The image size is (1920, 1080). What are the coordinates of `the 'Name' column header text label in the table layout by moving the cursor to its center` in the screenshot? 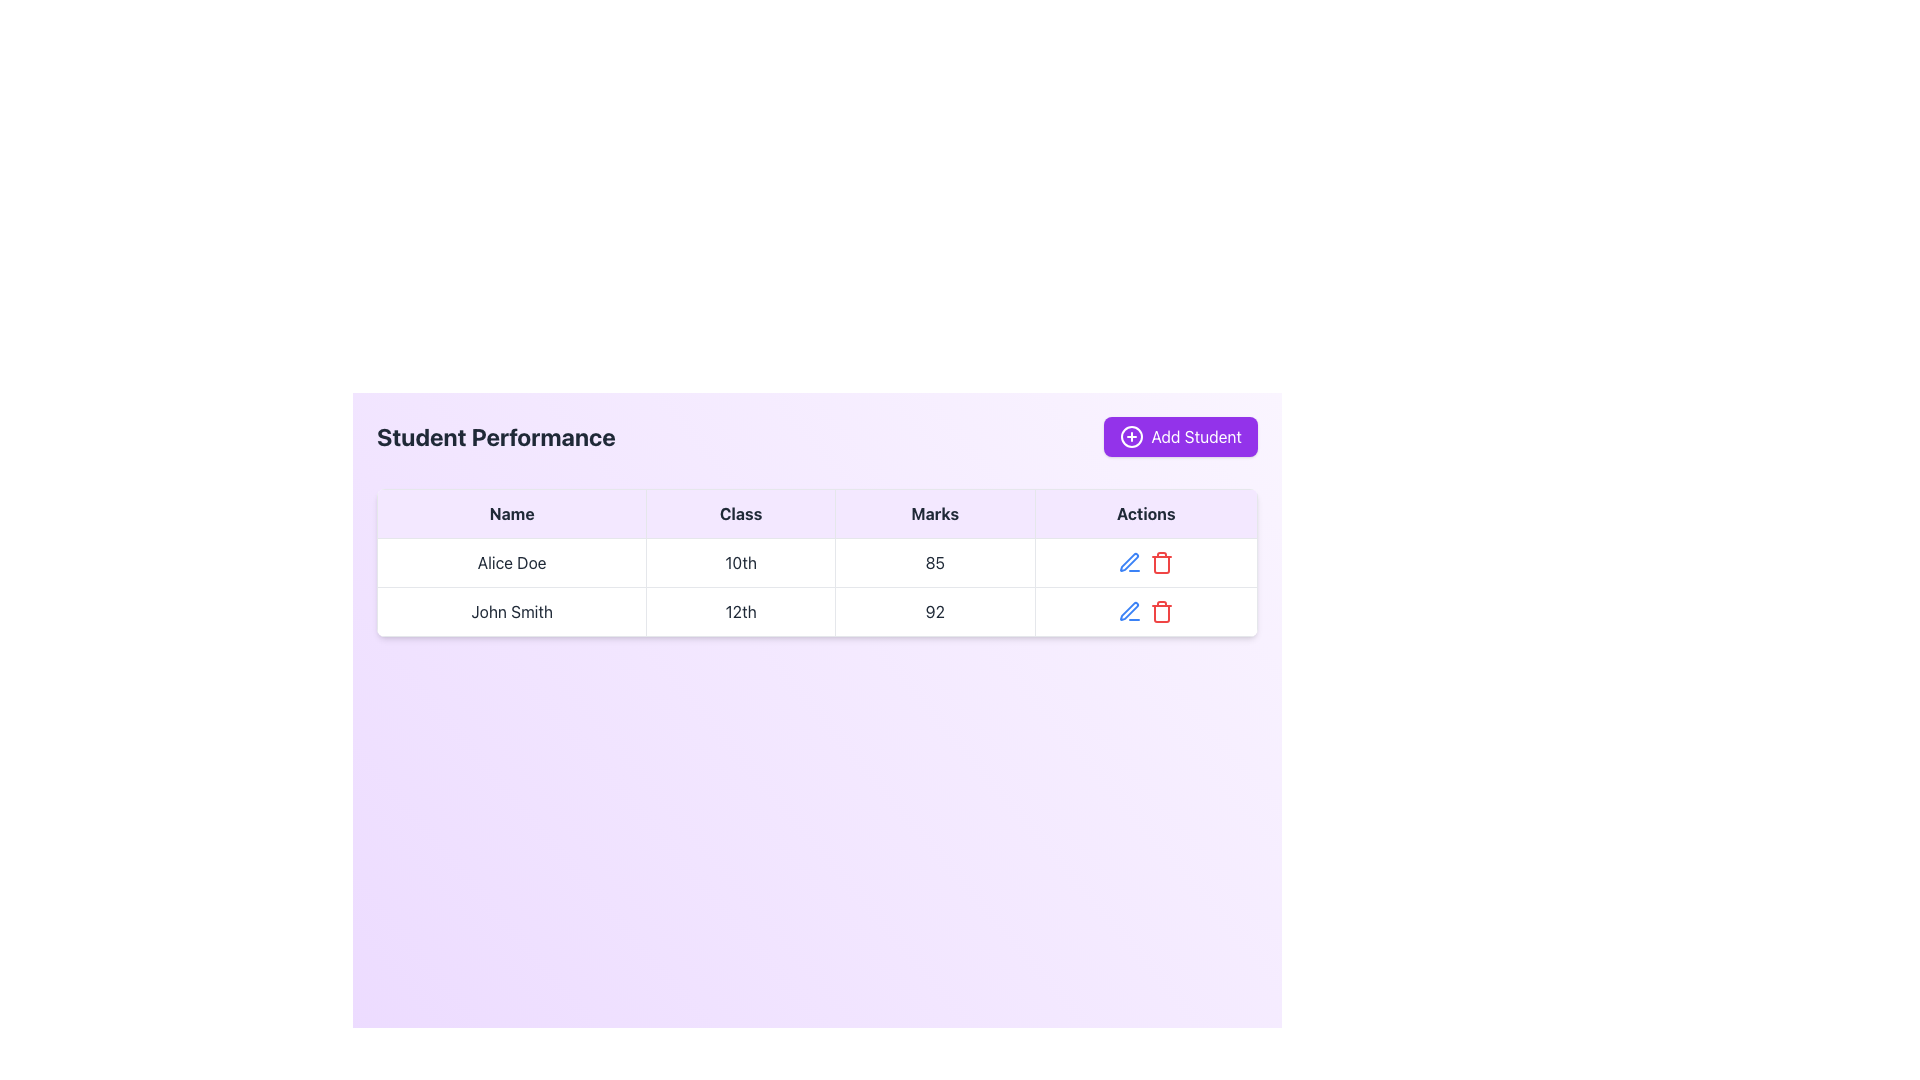 It's located at (512, 512).